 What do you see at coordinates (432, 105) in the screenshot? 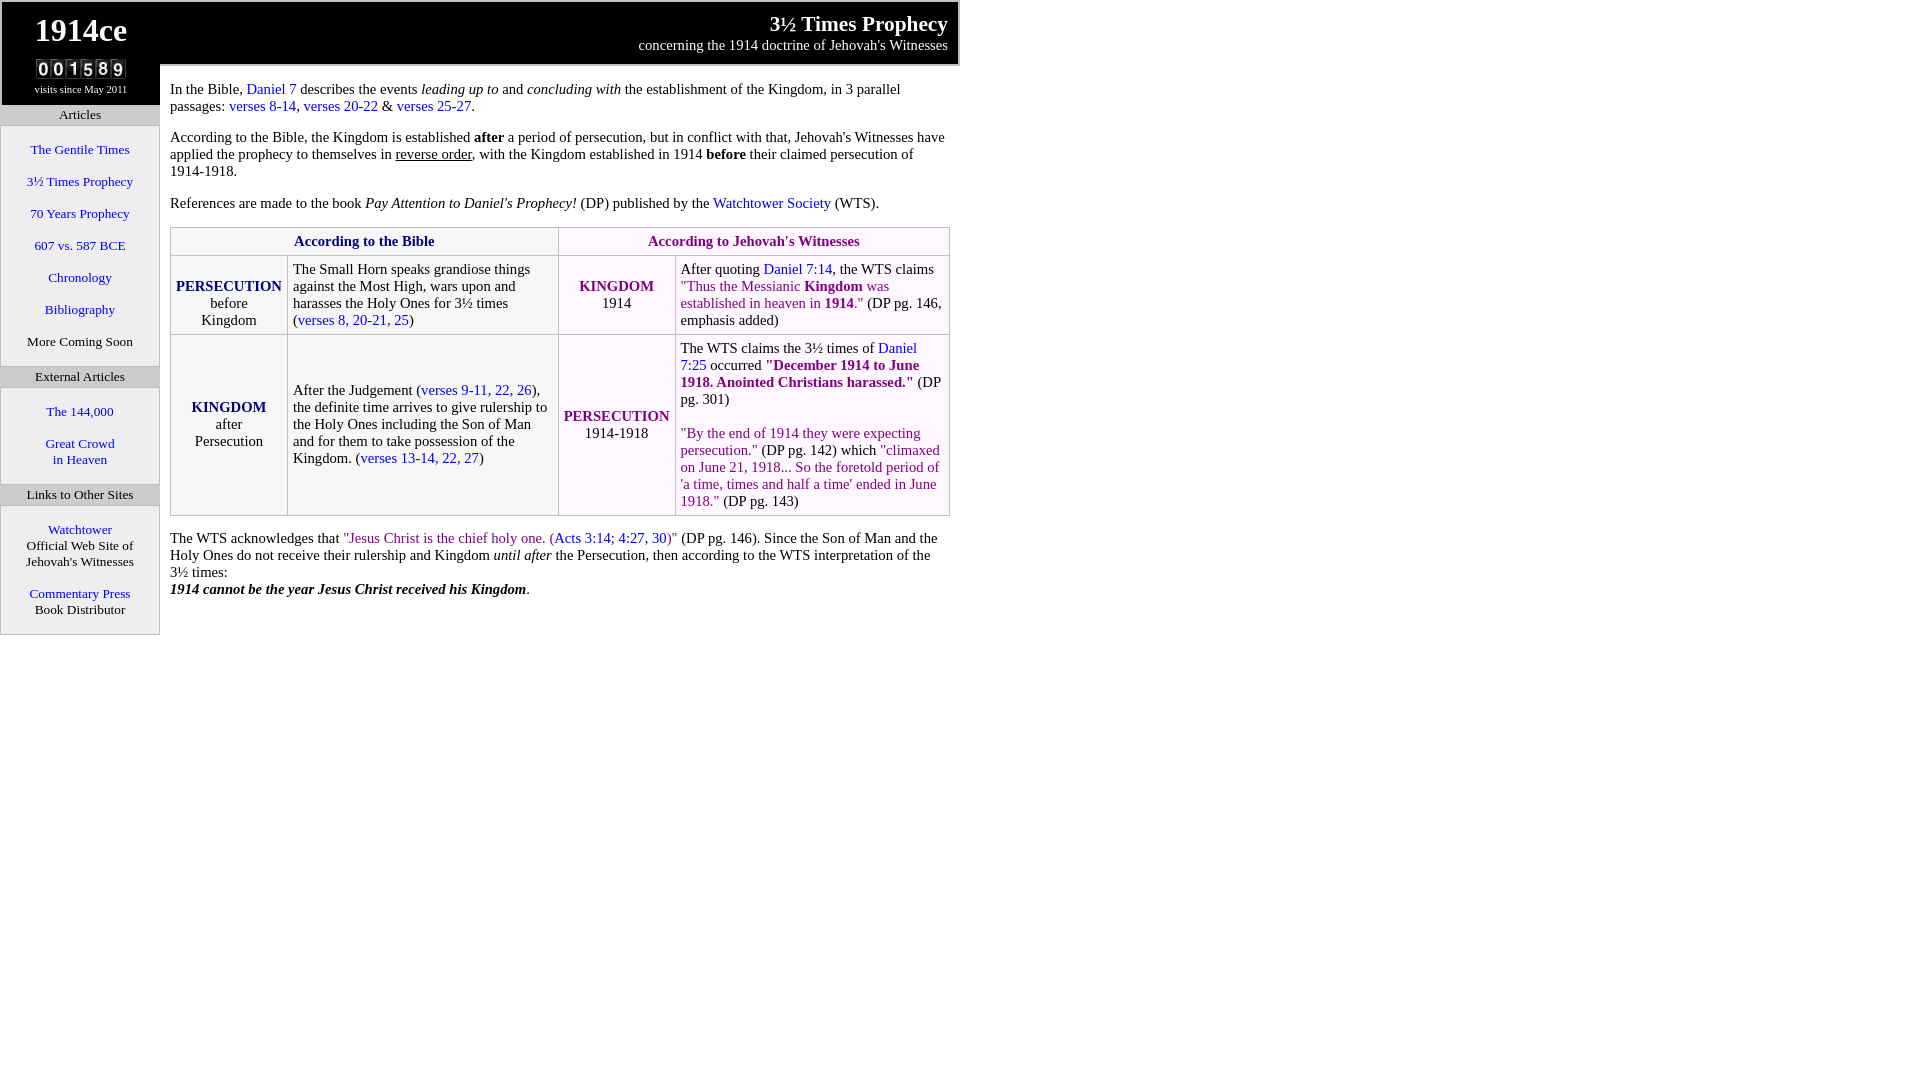
I see `'verses 25-27'` at bounding box center [432, 105].